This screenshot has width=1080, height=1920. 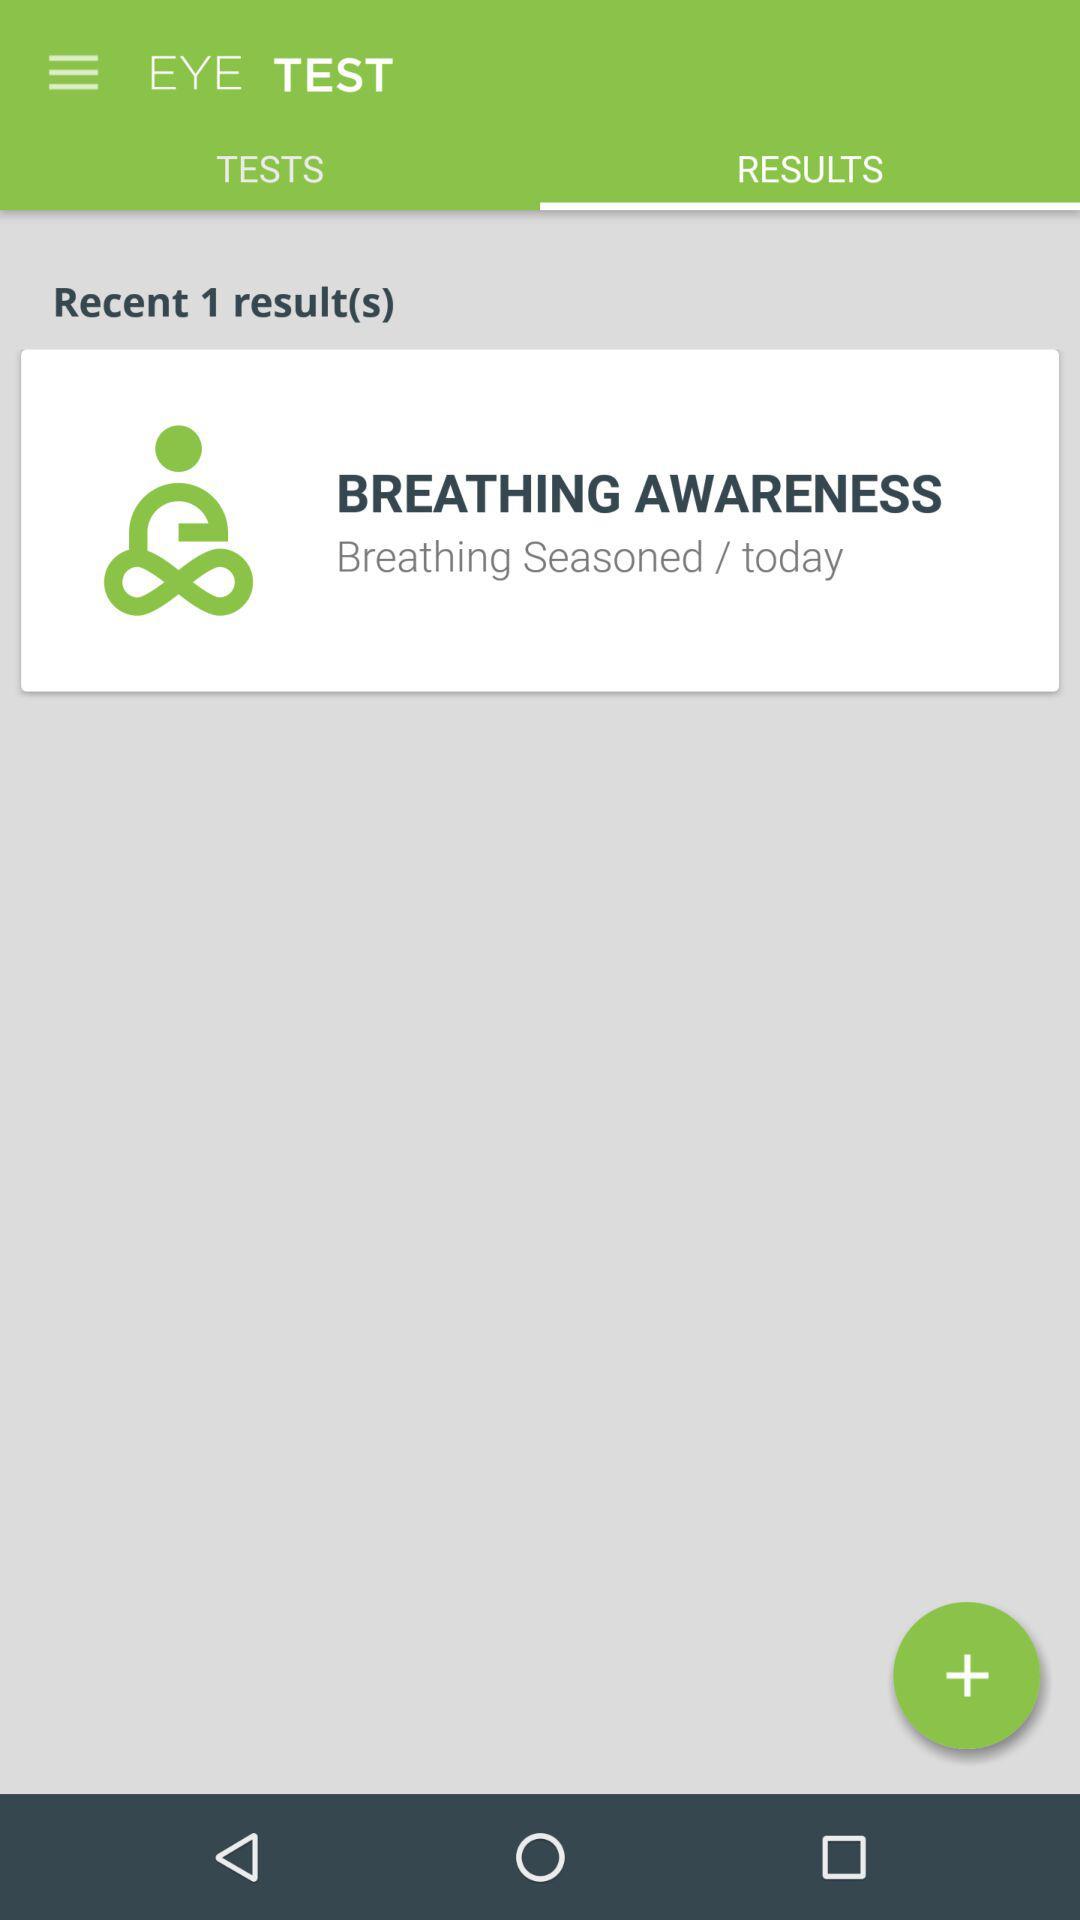 What do you see at coordinates (270, 156) in the screenshot?
I see `the item to the left of results icon` at bounding box center [270, 156].